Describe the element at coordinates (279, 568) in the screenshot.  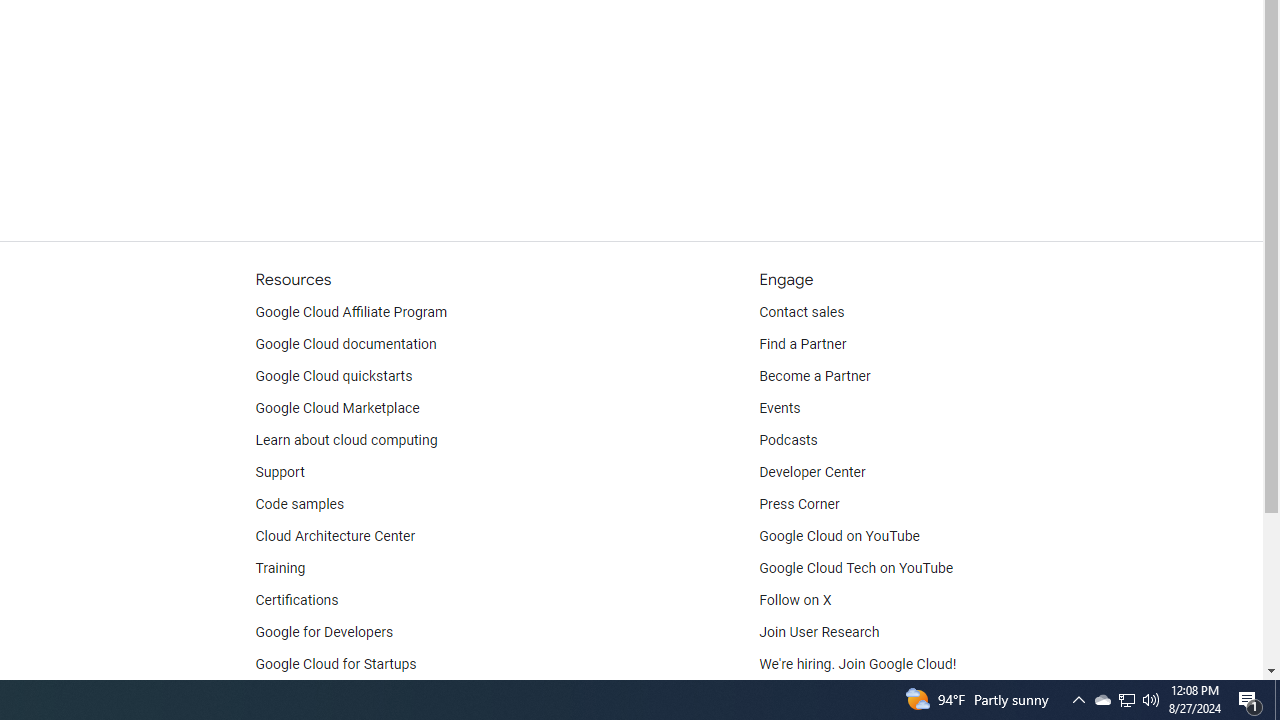
I see `'Training'` at that location.